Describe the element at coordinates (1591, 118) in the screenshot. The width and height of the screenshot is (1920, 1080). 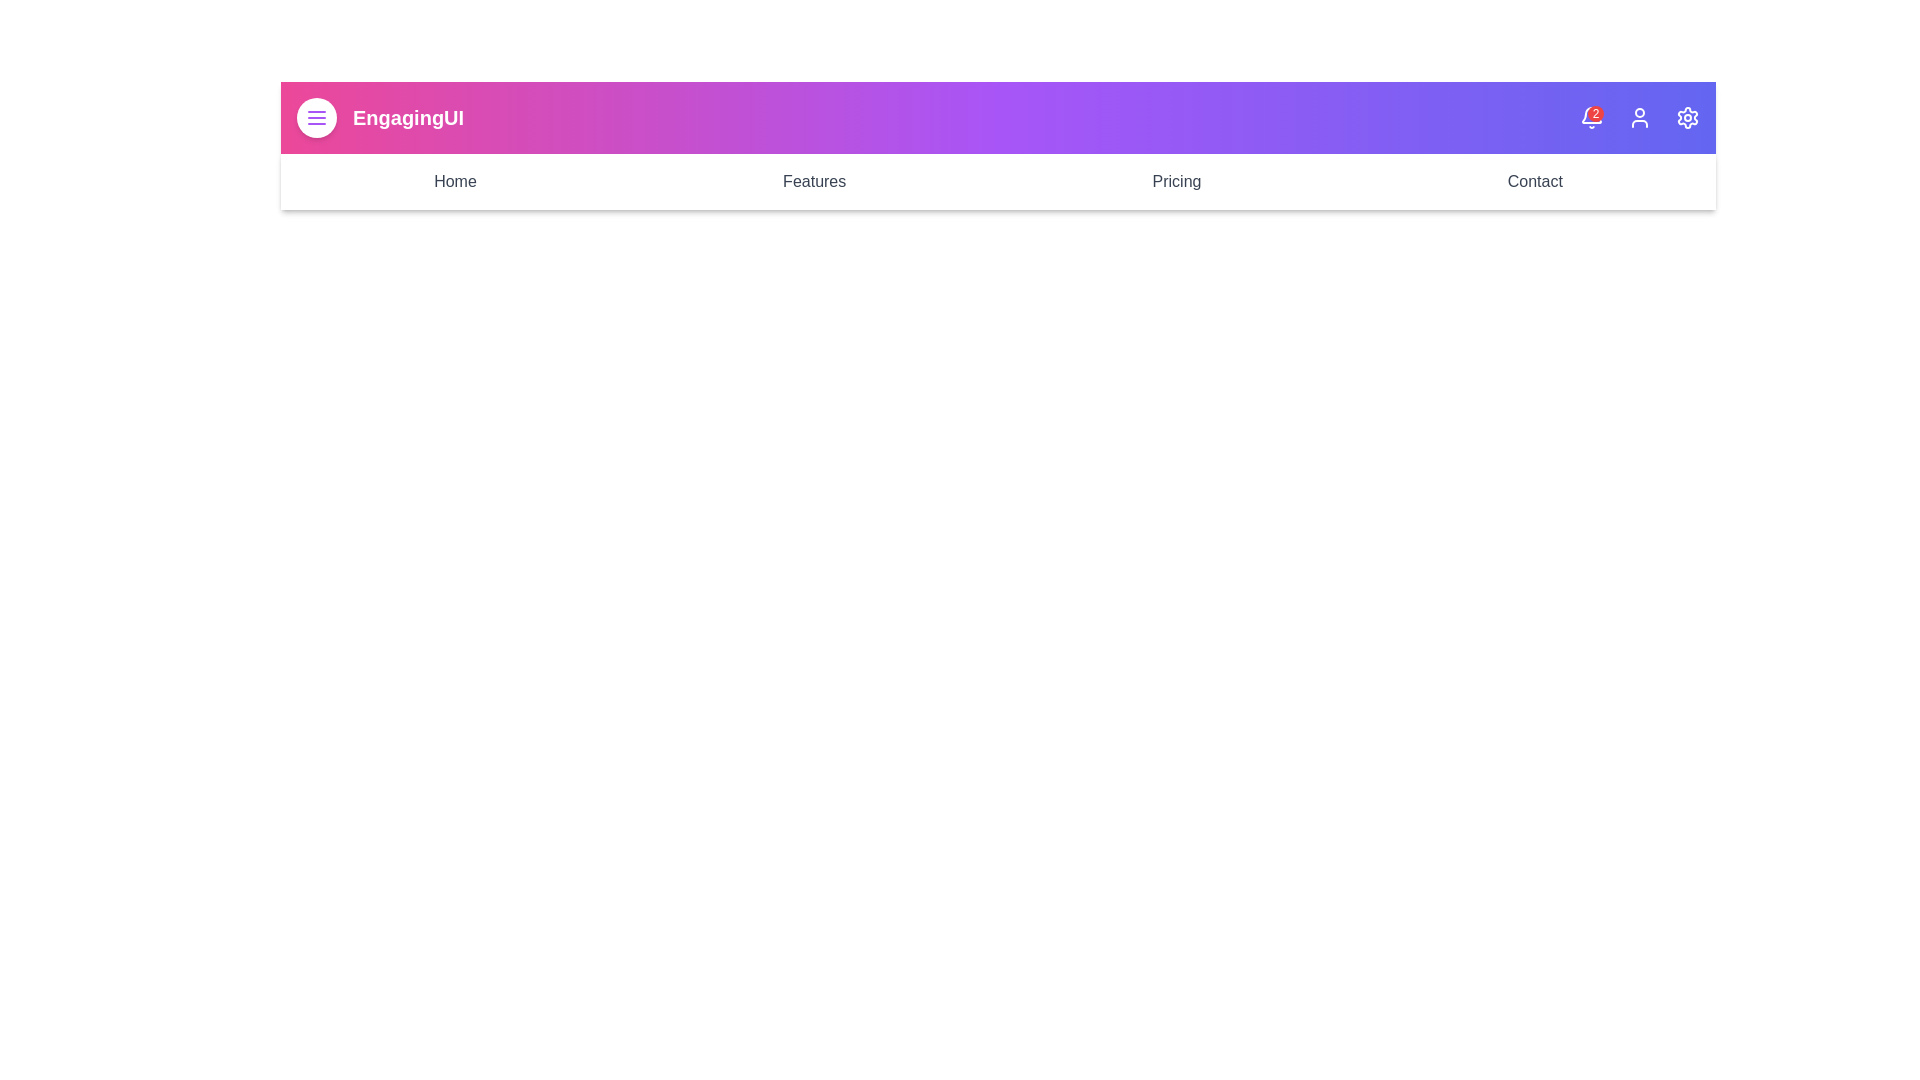
I see `the bell icon to observe its visual feedback` at that location.